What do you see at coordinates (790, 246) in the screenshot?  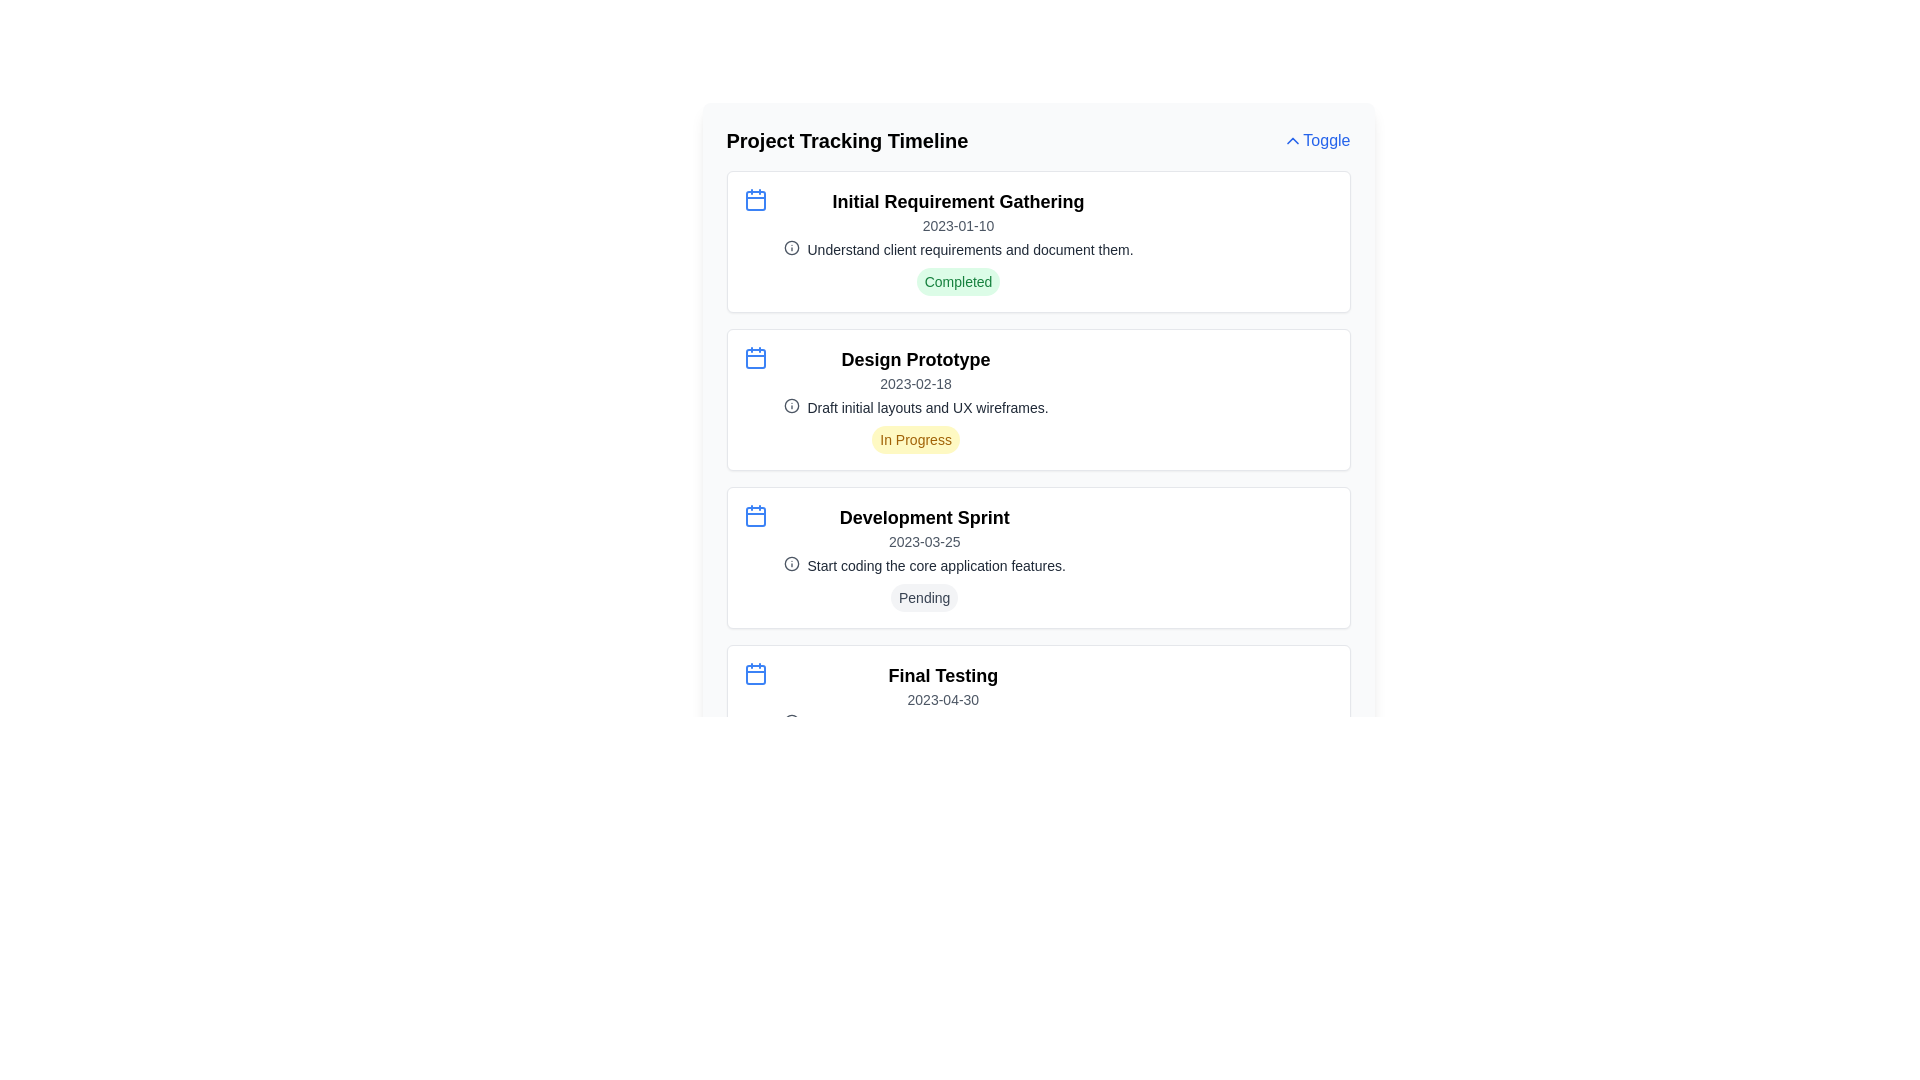 I see `the informational circular icon with an encircled 'i' positioned to the left of the text 'Understand client requirements and document them.' in the timeline component titled 'Initial Requirement Gathering'` at bounding box center [790, 246].